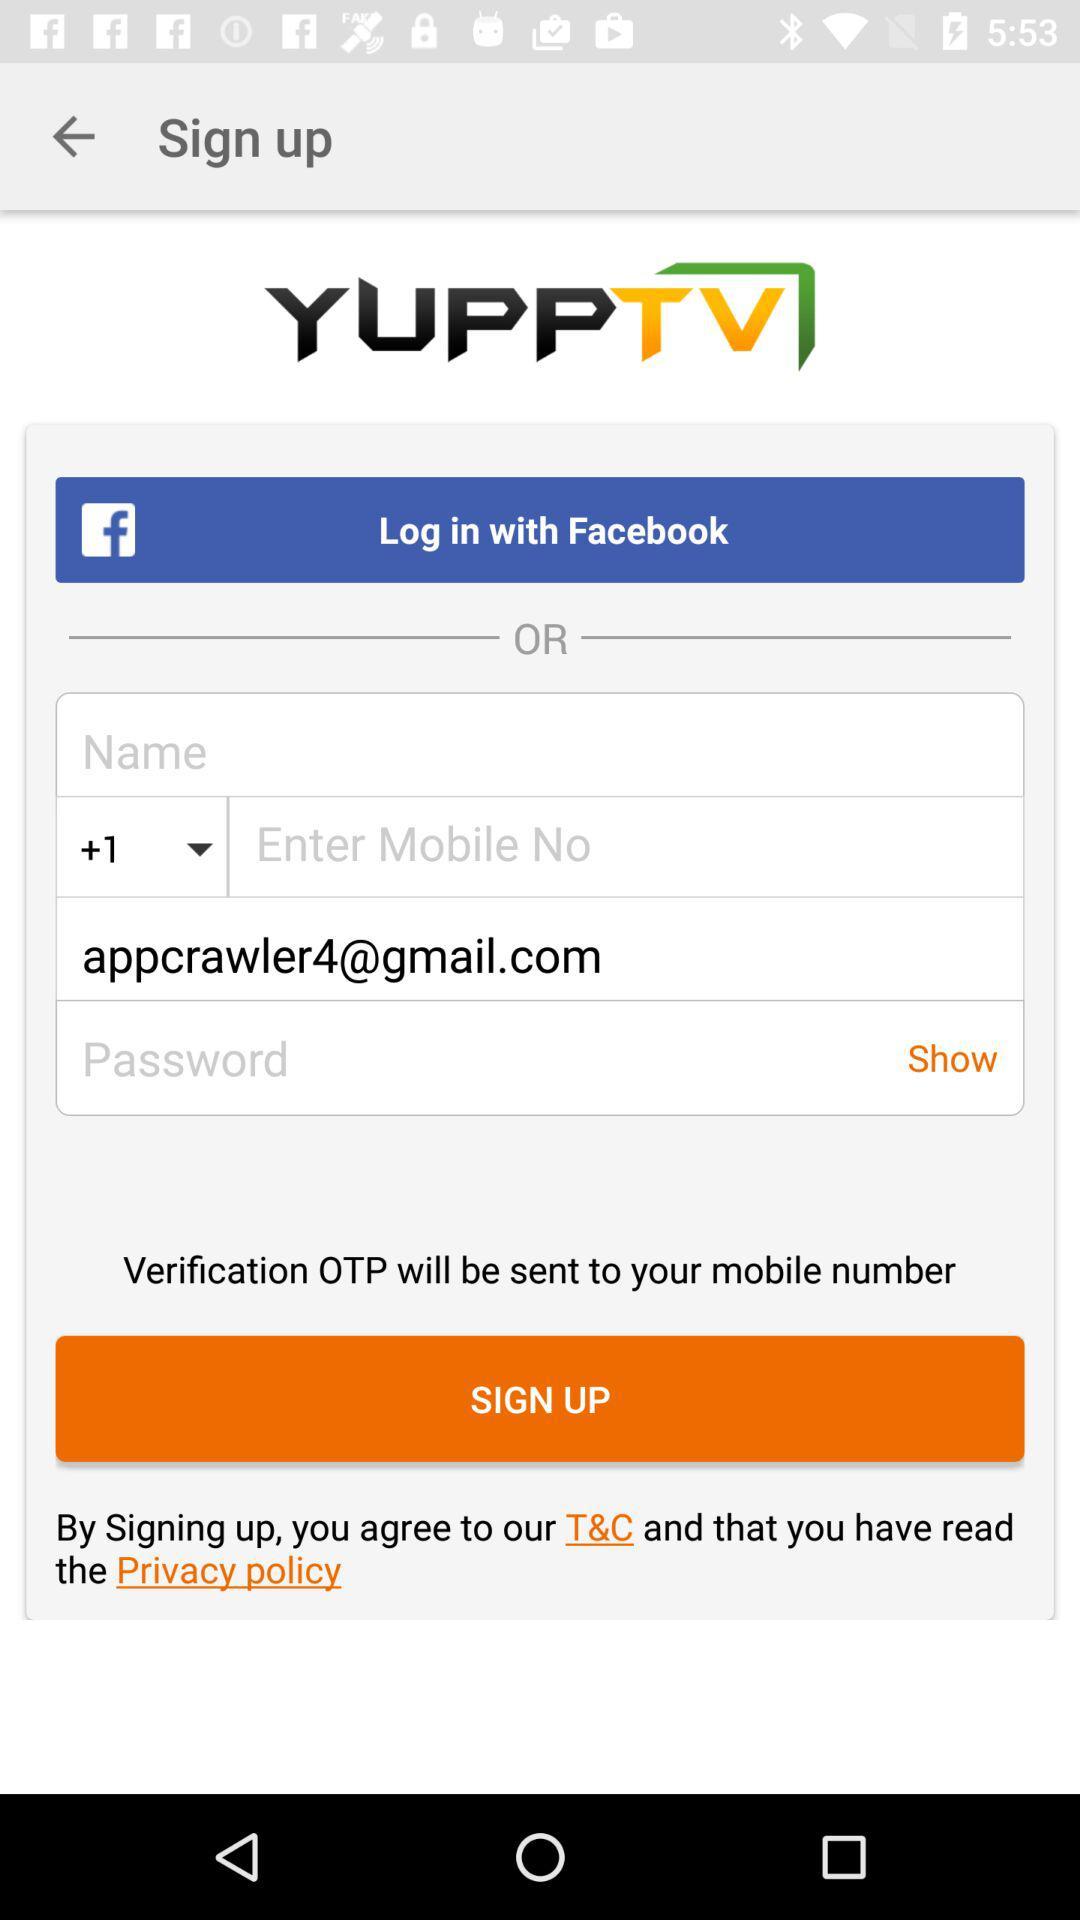 This screenshot has width=1080, height=1920. I want to click on item above the appcrawler4@gmail.com, so click(101, 848).